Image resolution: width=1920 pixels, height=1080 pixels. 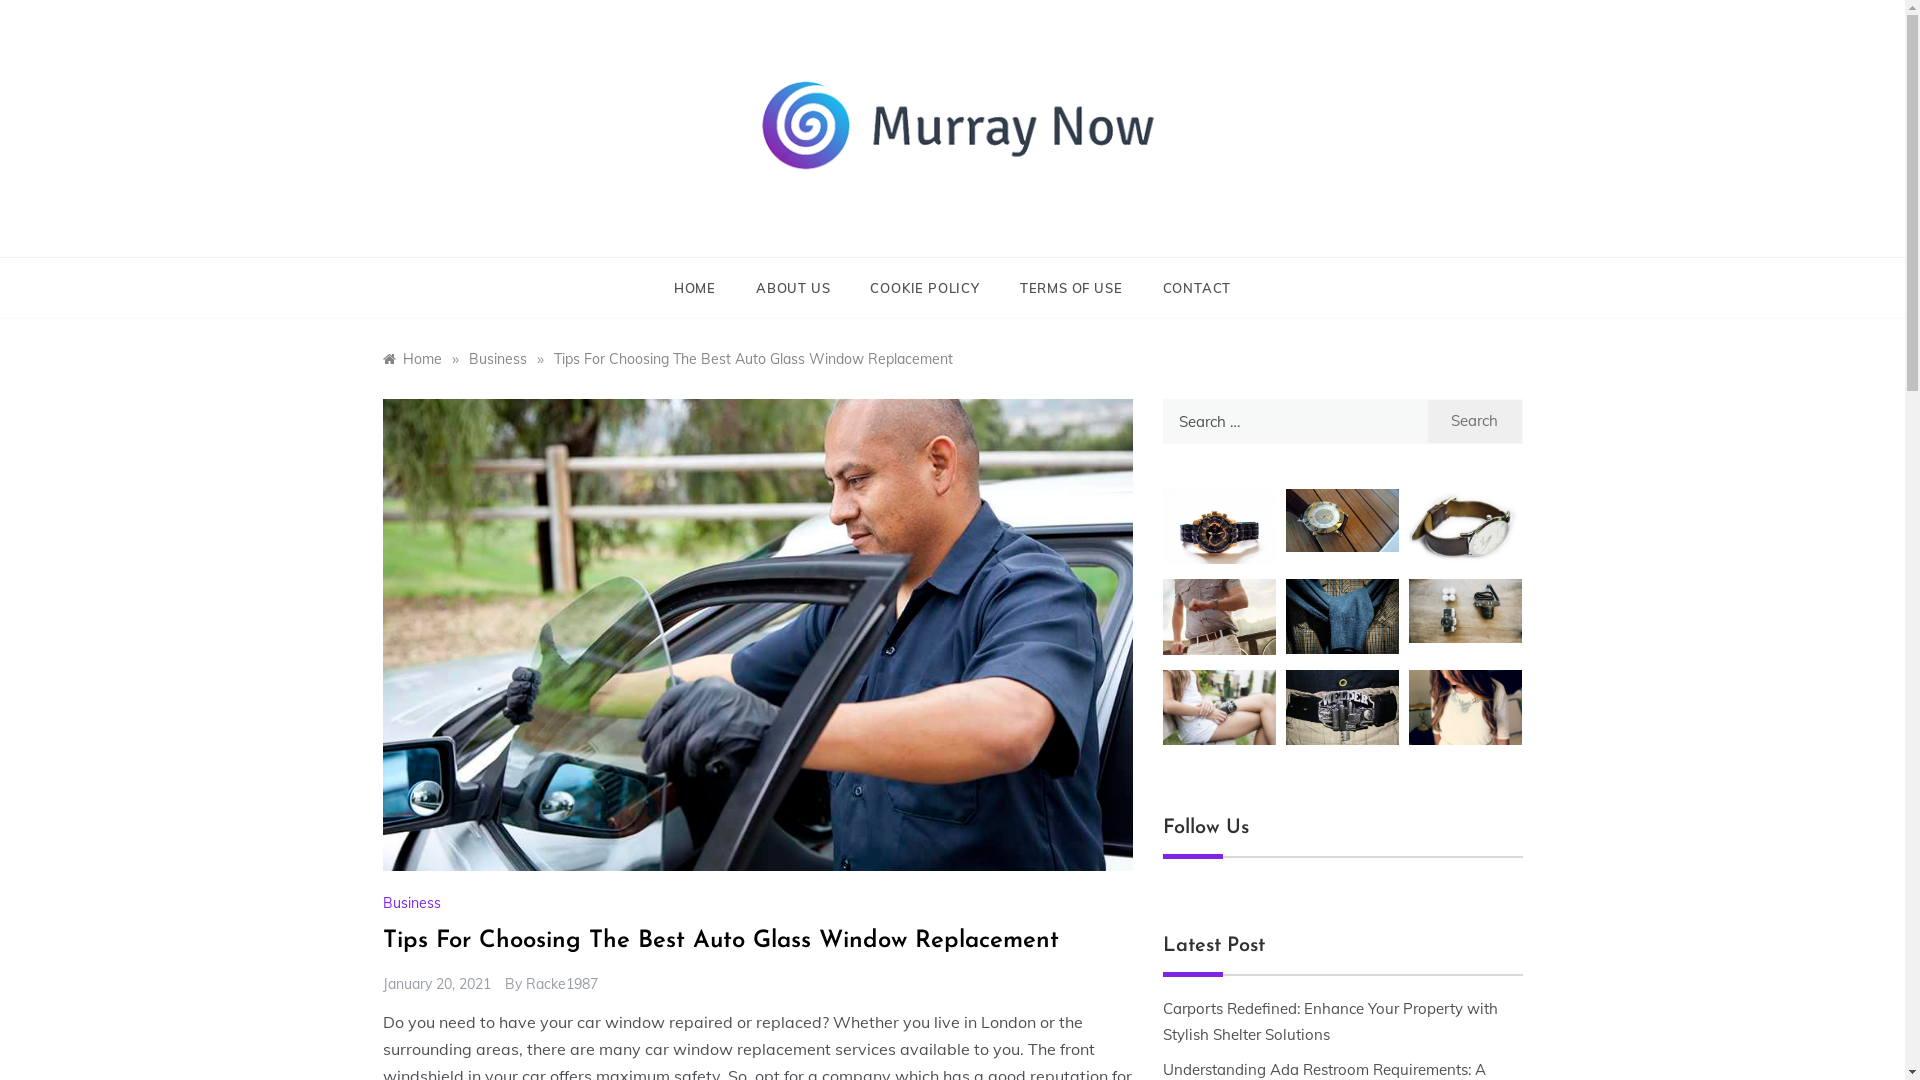 I want to click on 'TERMS OF USE', so click(x=1070, y=288).